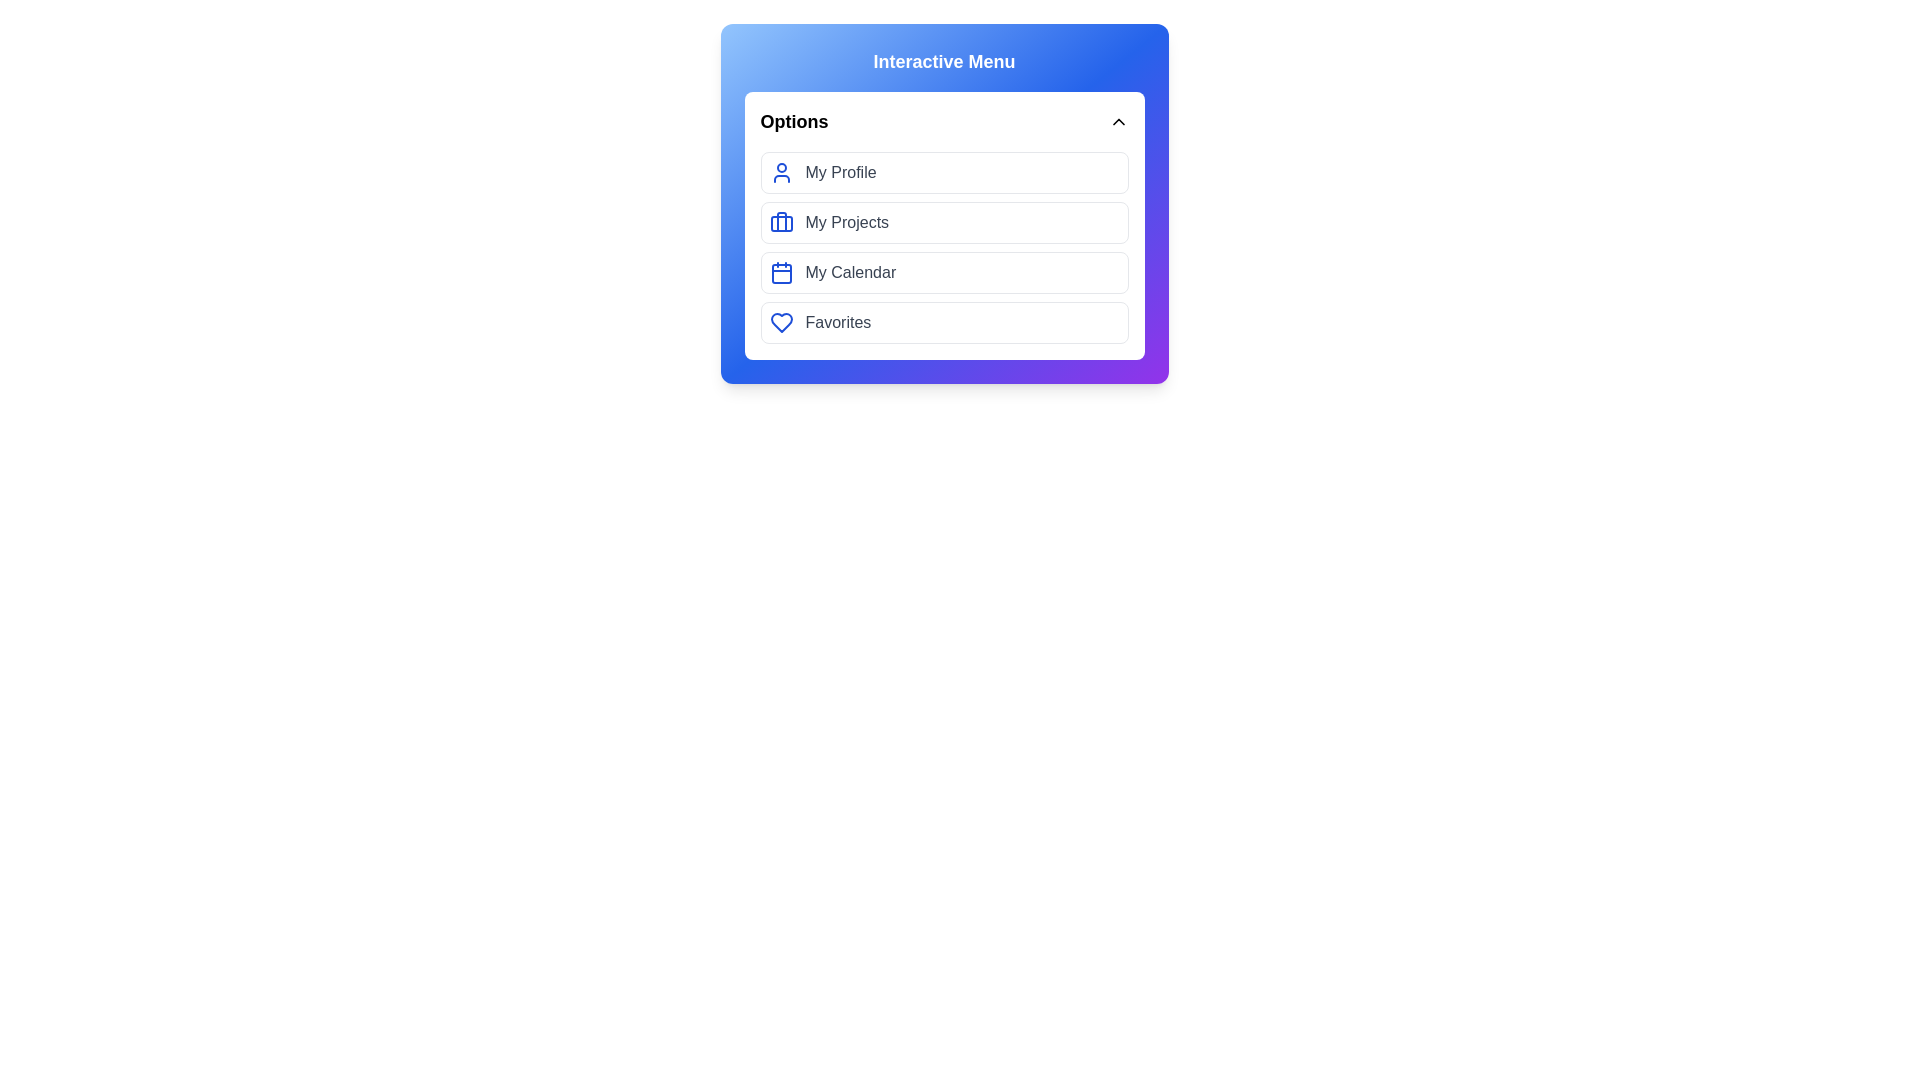  Describe the element at coordinates (943, 204) in the screenshot. I see `the 'My Projects' list item within the 'Options' section of the collapsible menu, which is displayed below the title 'Interactive Menu.'` at that location.